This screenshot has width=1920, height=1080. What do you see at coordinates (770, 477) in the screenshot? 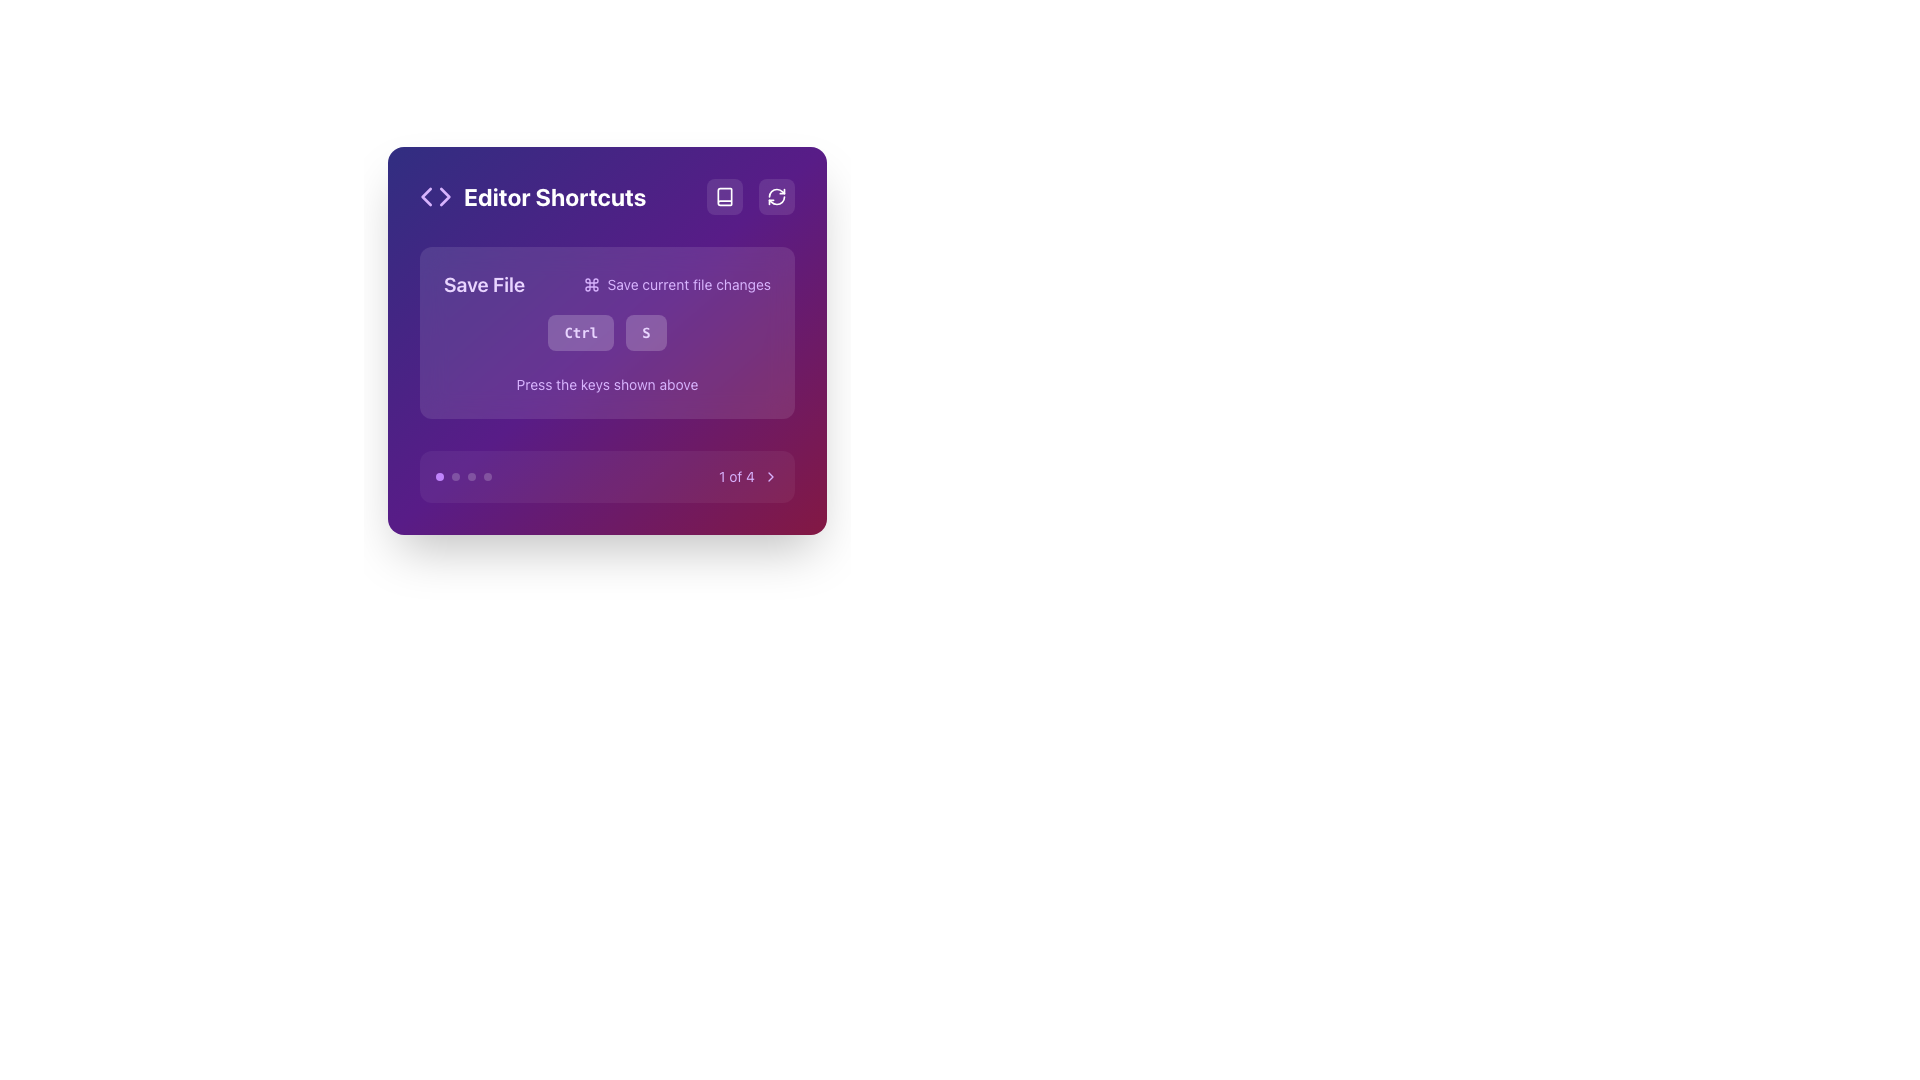
I see `the Button-like navigation icon located to the right of the '1 of 4' text in the bottom-right corner of the interface` at bounding box center [770, 477].